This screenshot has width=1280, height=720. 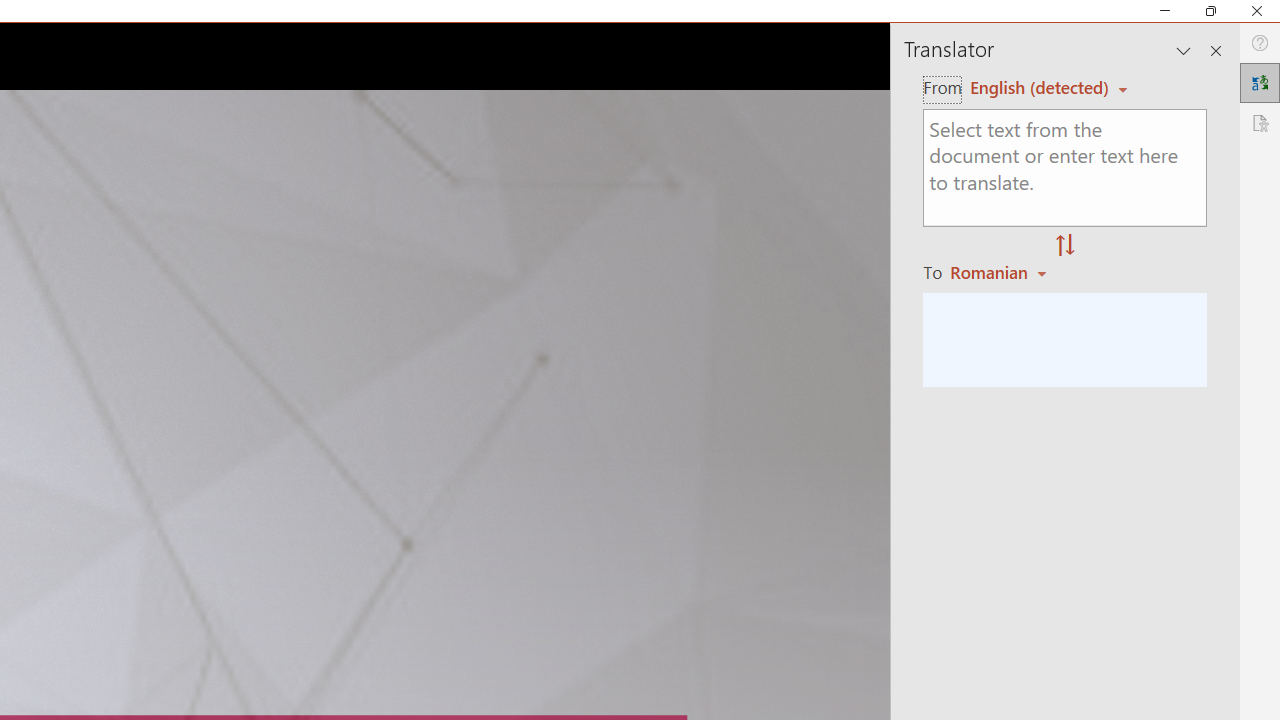 What do you see at coordinates (1001, 272) in the screenshot?
I see `'Romanian'` at bounding box center [1001, 272].